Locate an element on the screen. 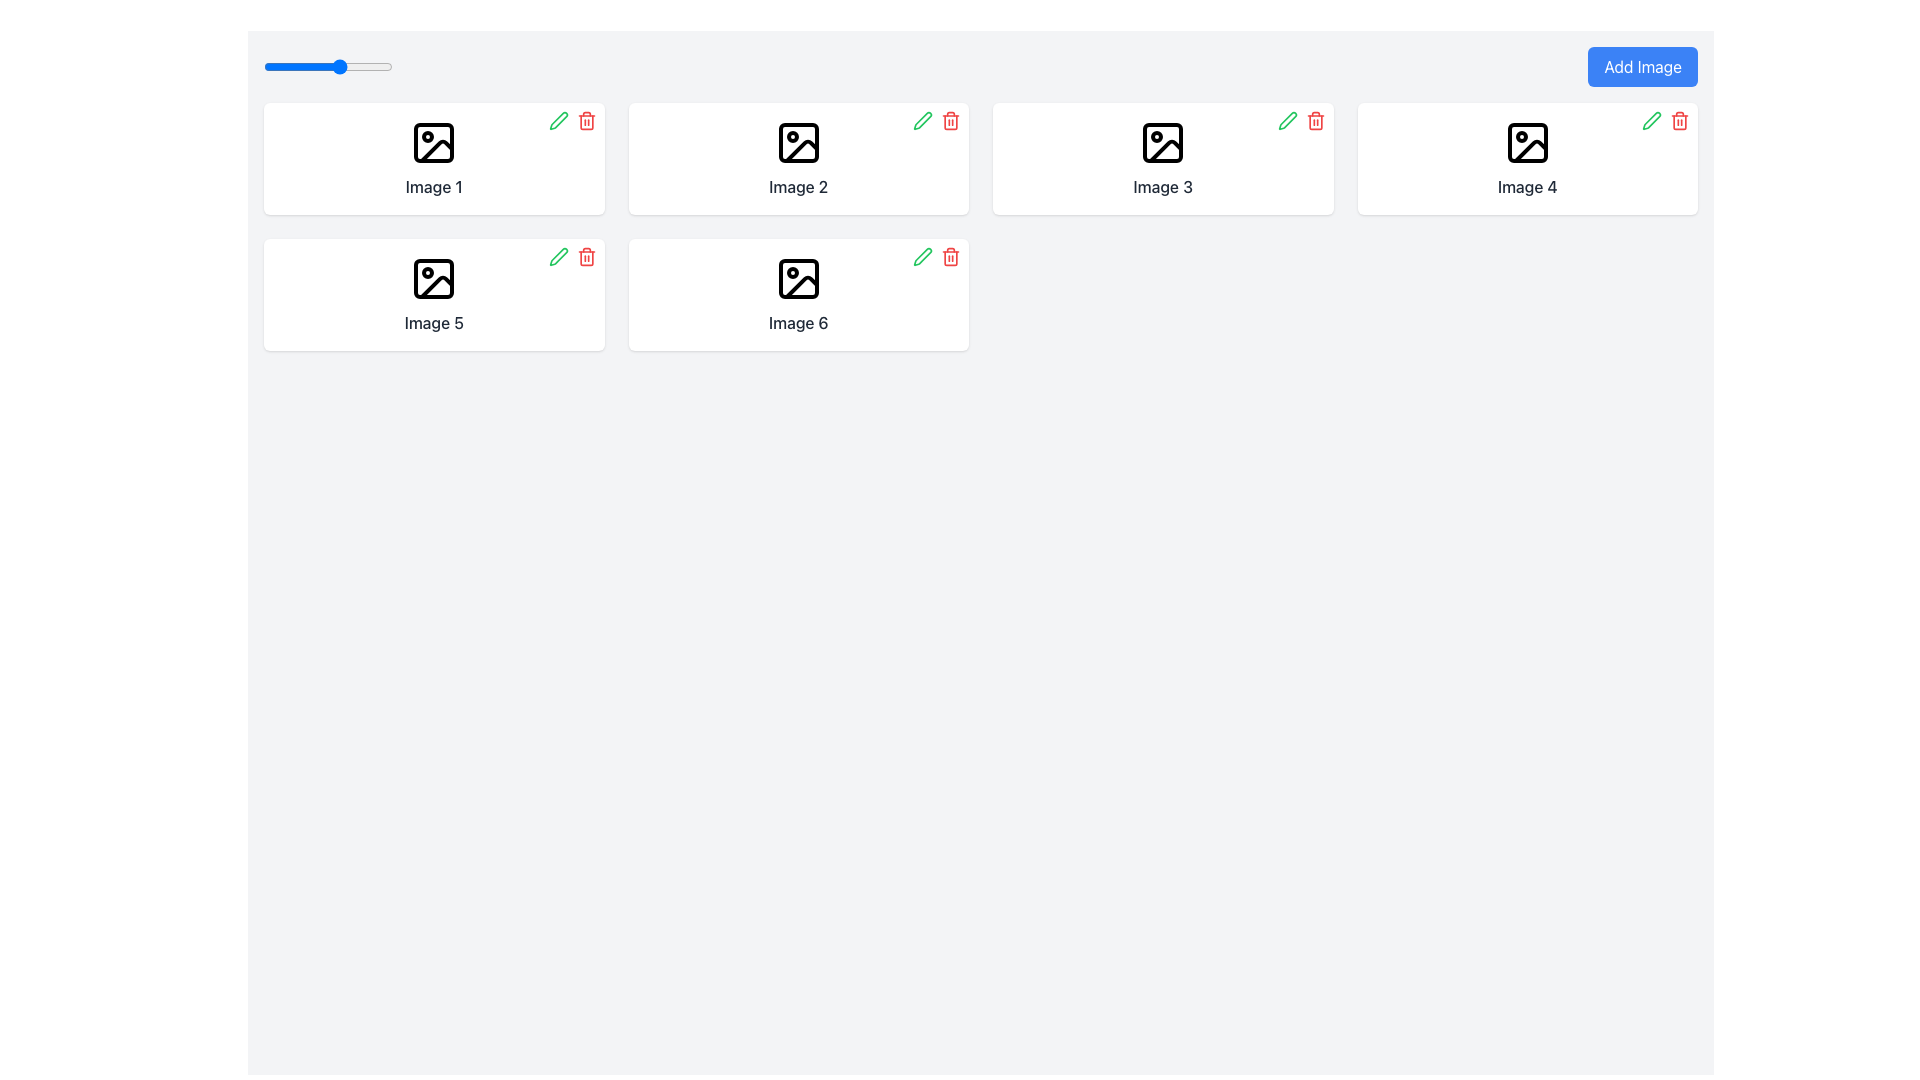  the green pen icon located to the right of the text 'Image 4' is located at coordinates (1651, 119).